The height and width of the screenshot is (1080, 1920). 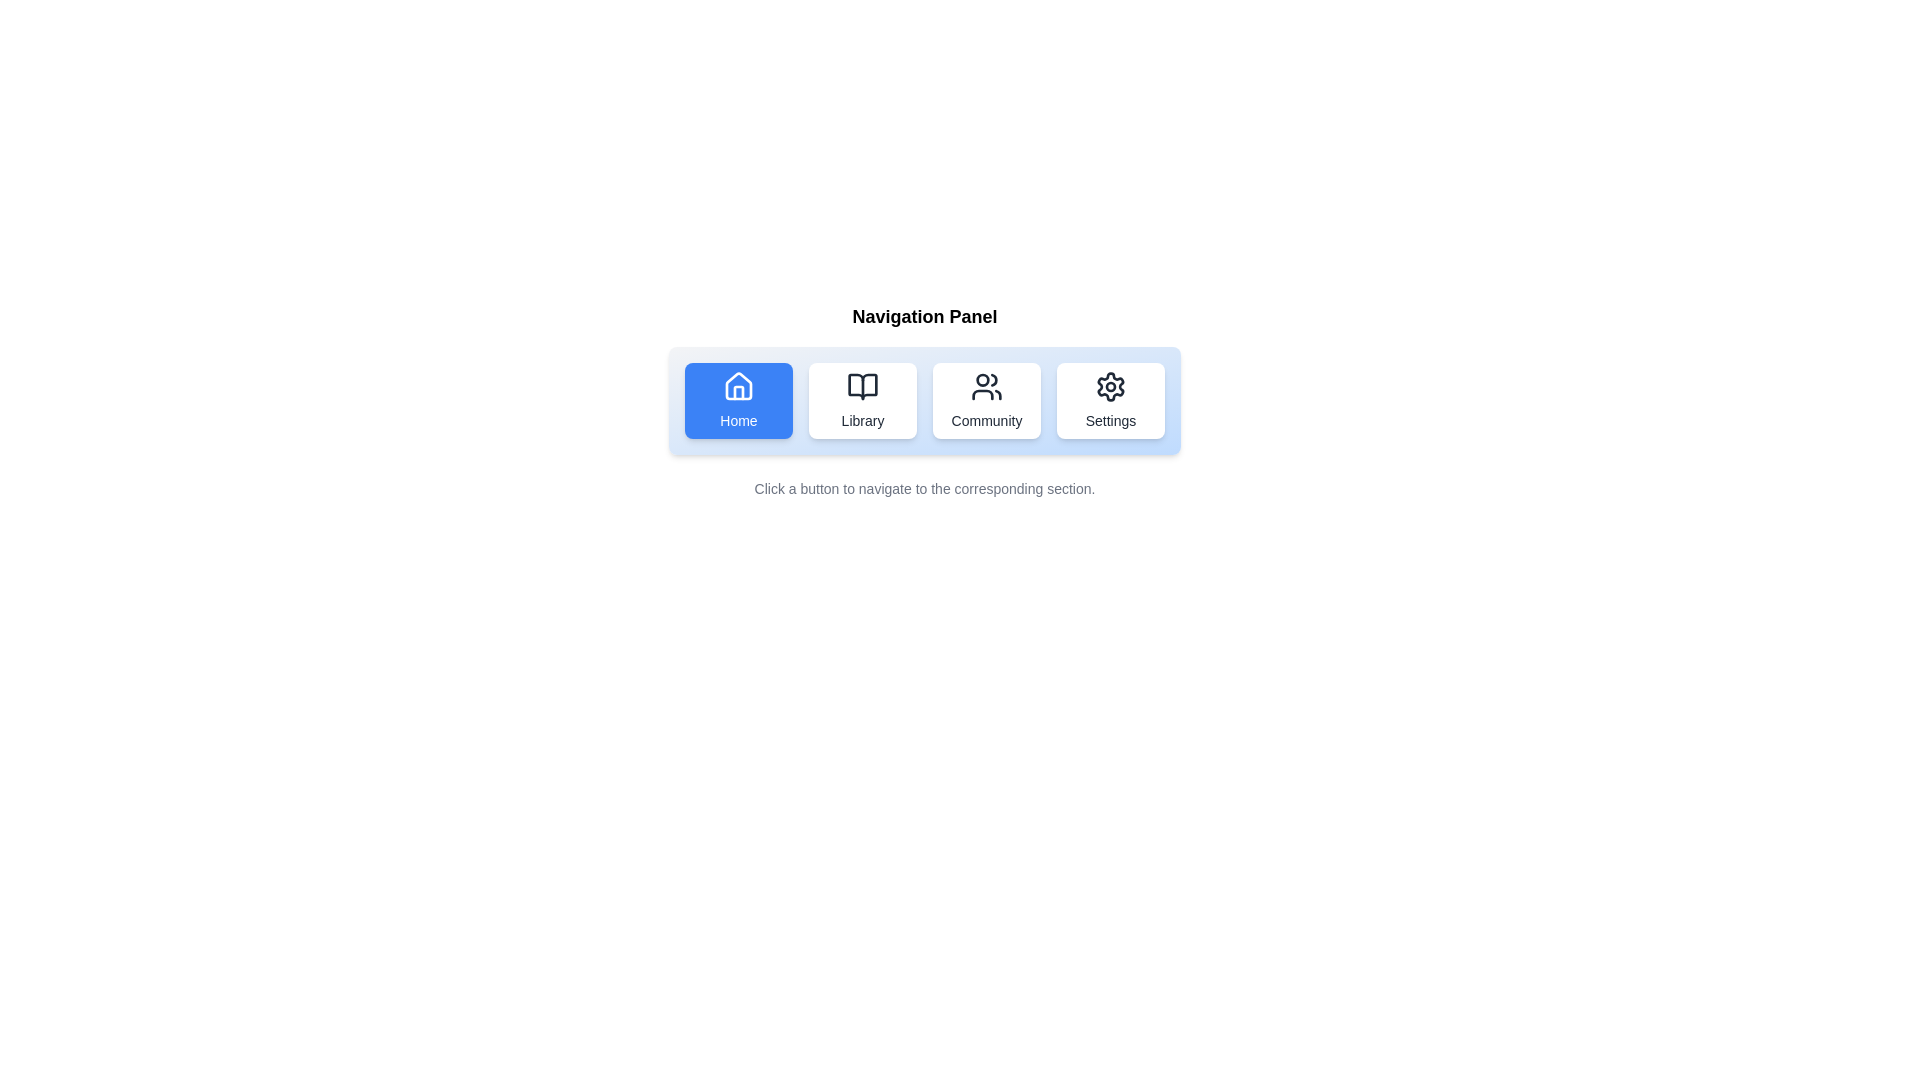 What do you see at coordinates (863, 419) in the screenshot?
I see `the 'Library' text label, which is located under the open book icon in the second button from the left in the navigation panel` at bounding box center [863, 419].